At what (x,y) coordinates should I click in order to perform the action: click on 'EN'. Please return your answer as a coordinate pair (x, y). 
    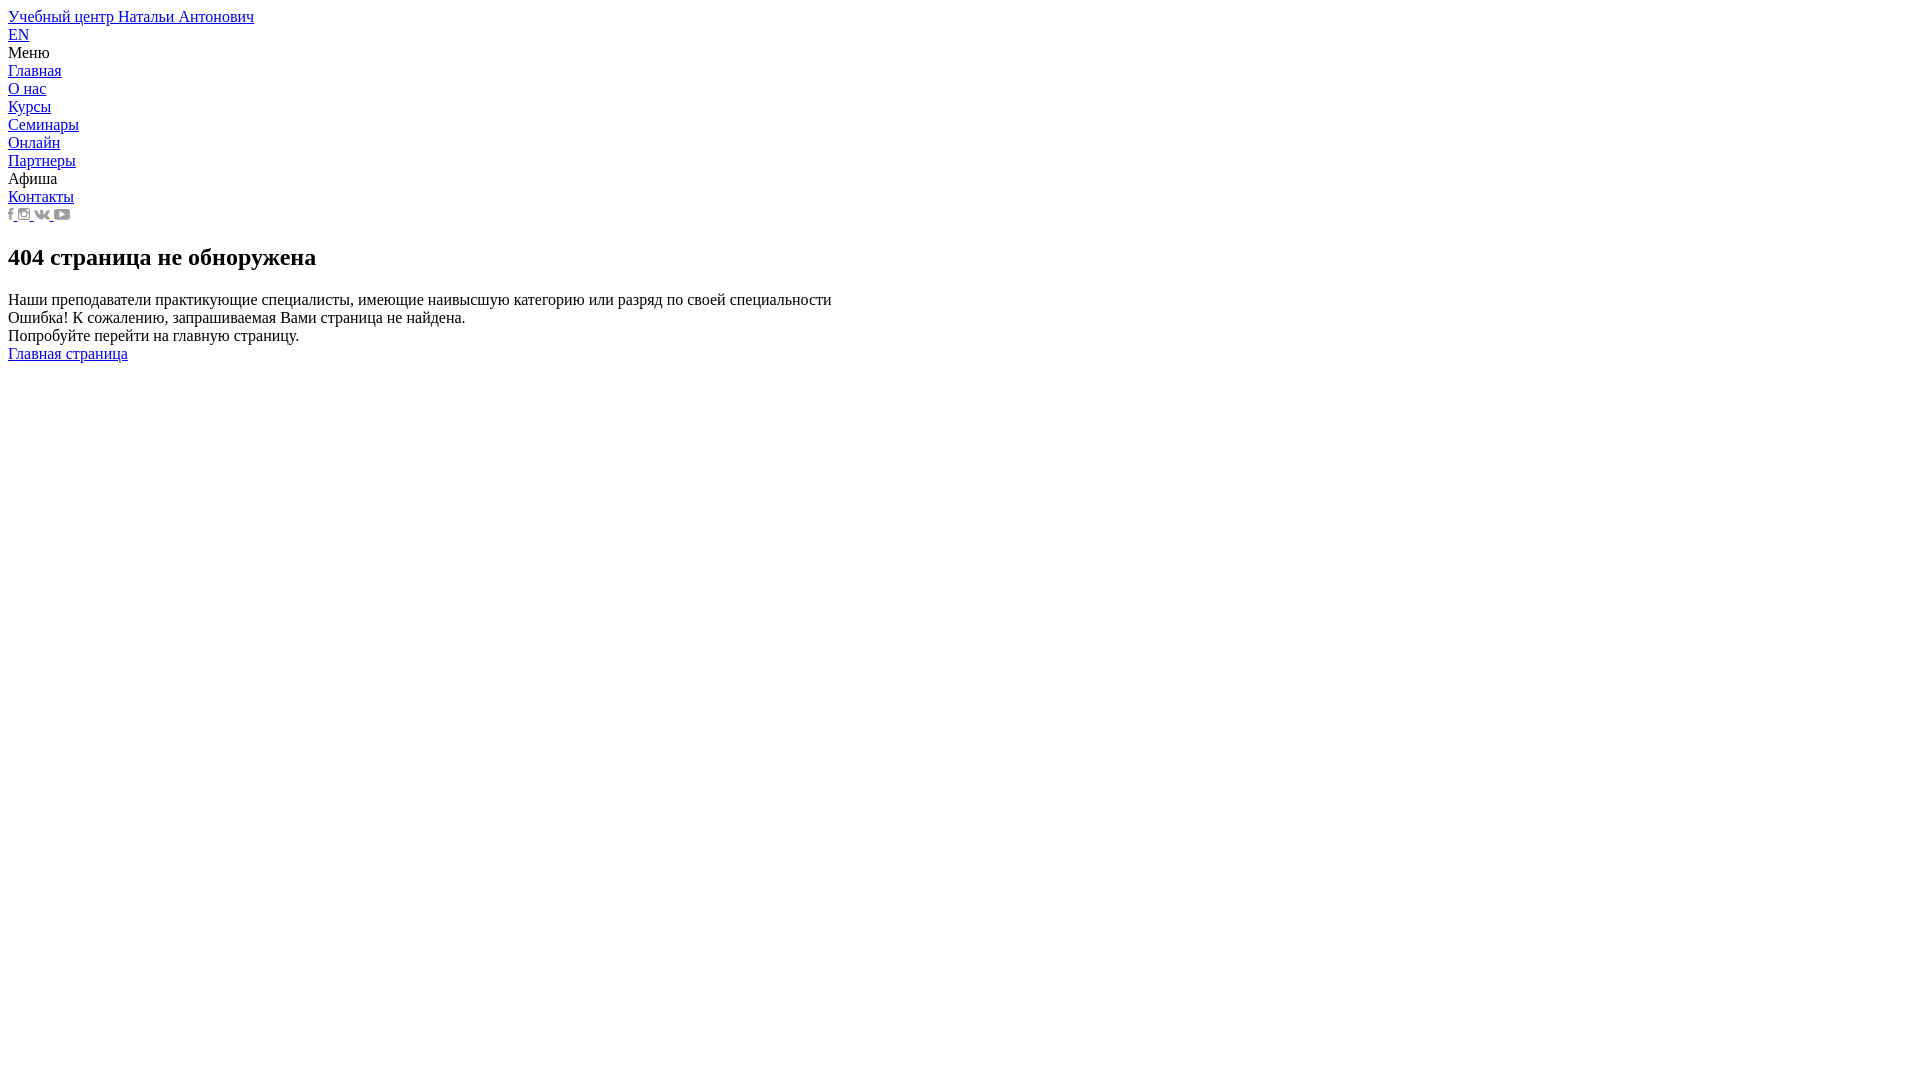
    Looking at the image, I should click on (18, 34).